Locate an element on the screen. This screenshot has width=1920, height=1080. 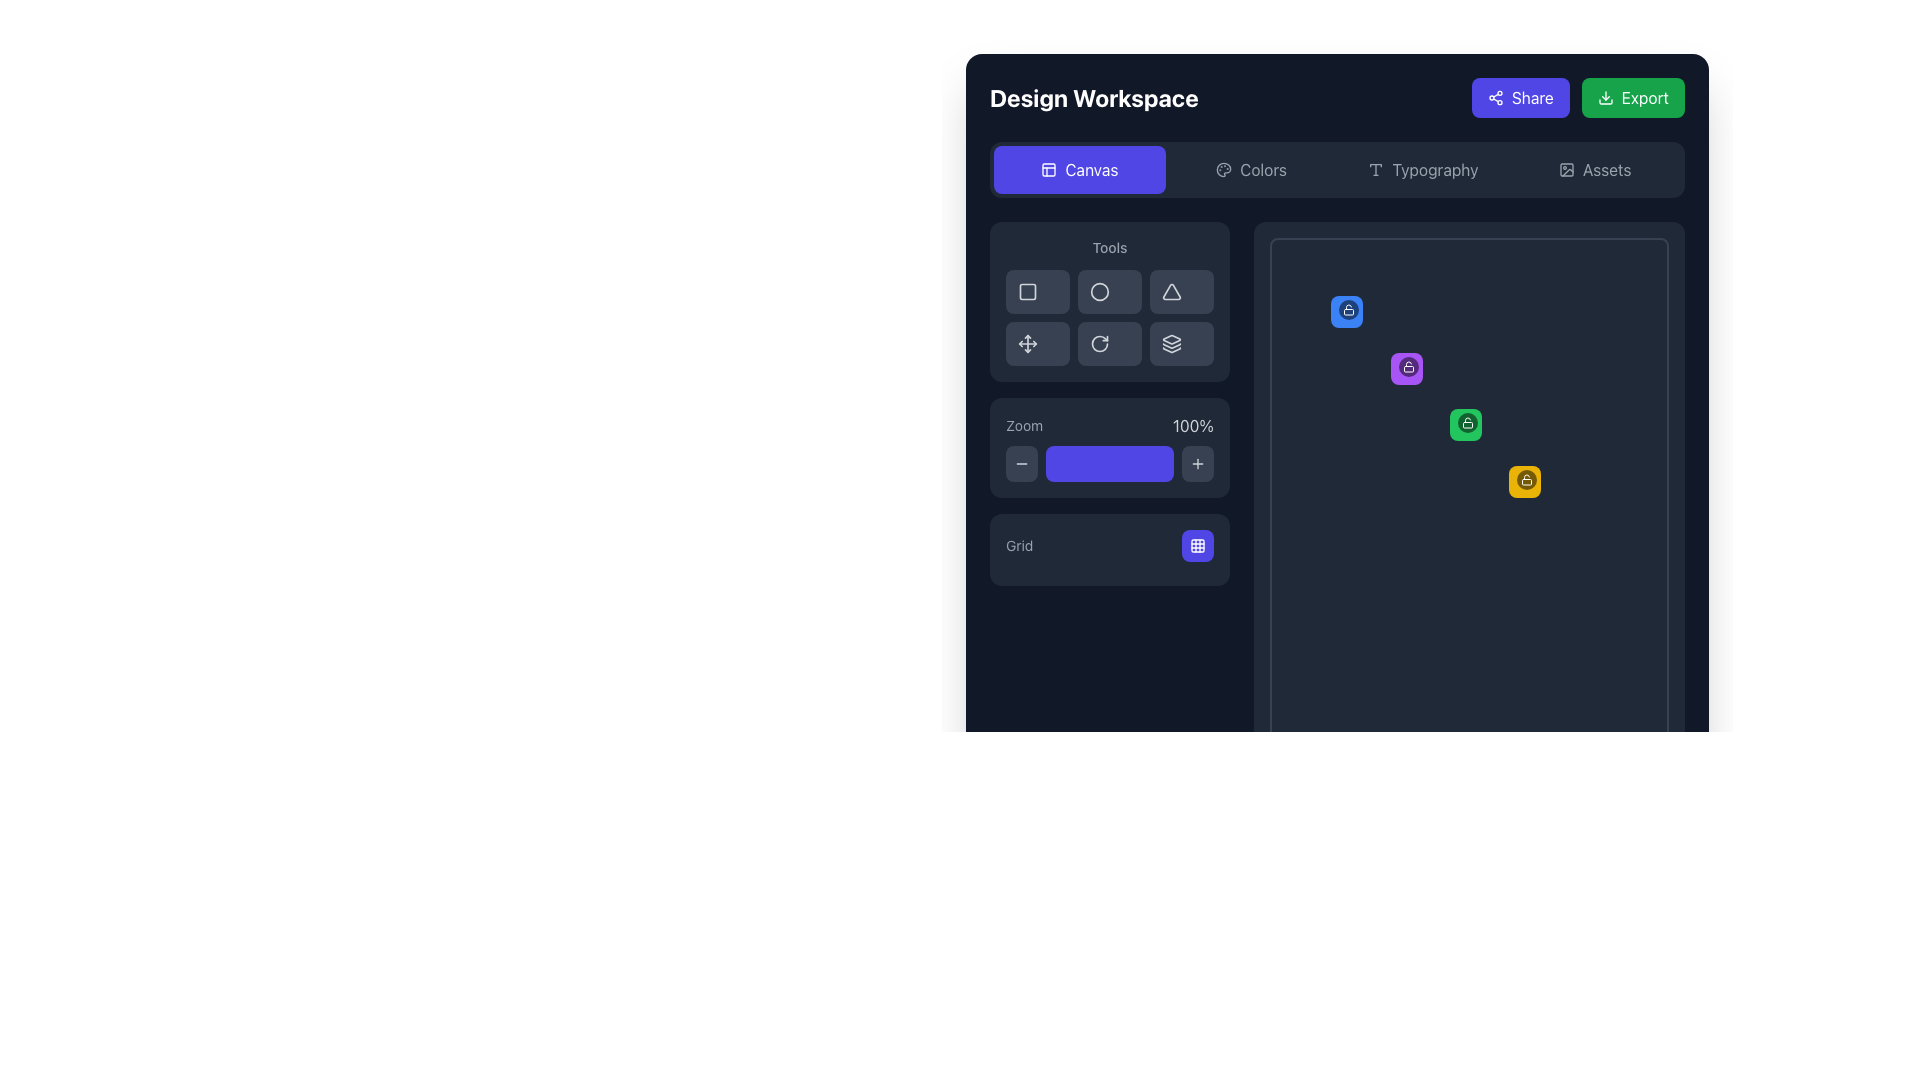
label text 'Assets' which is styled in light gray color against a dark gray background, located in the header section of the interface, adjacent to navigation buttons like 'Share' and 'Export' is located at coordinates (1607, 168).